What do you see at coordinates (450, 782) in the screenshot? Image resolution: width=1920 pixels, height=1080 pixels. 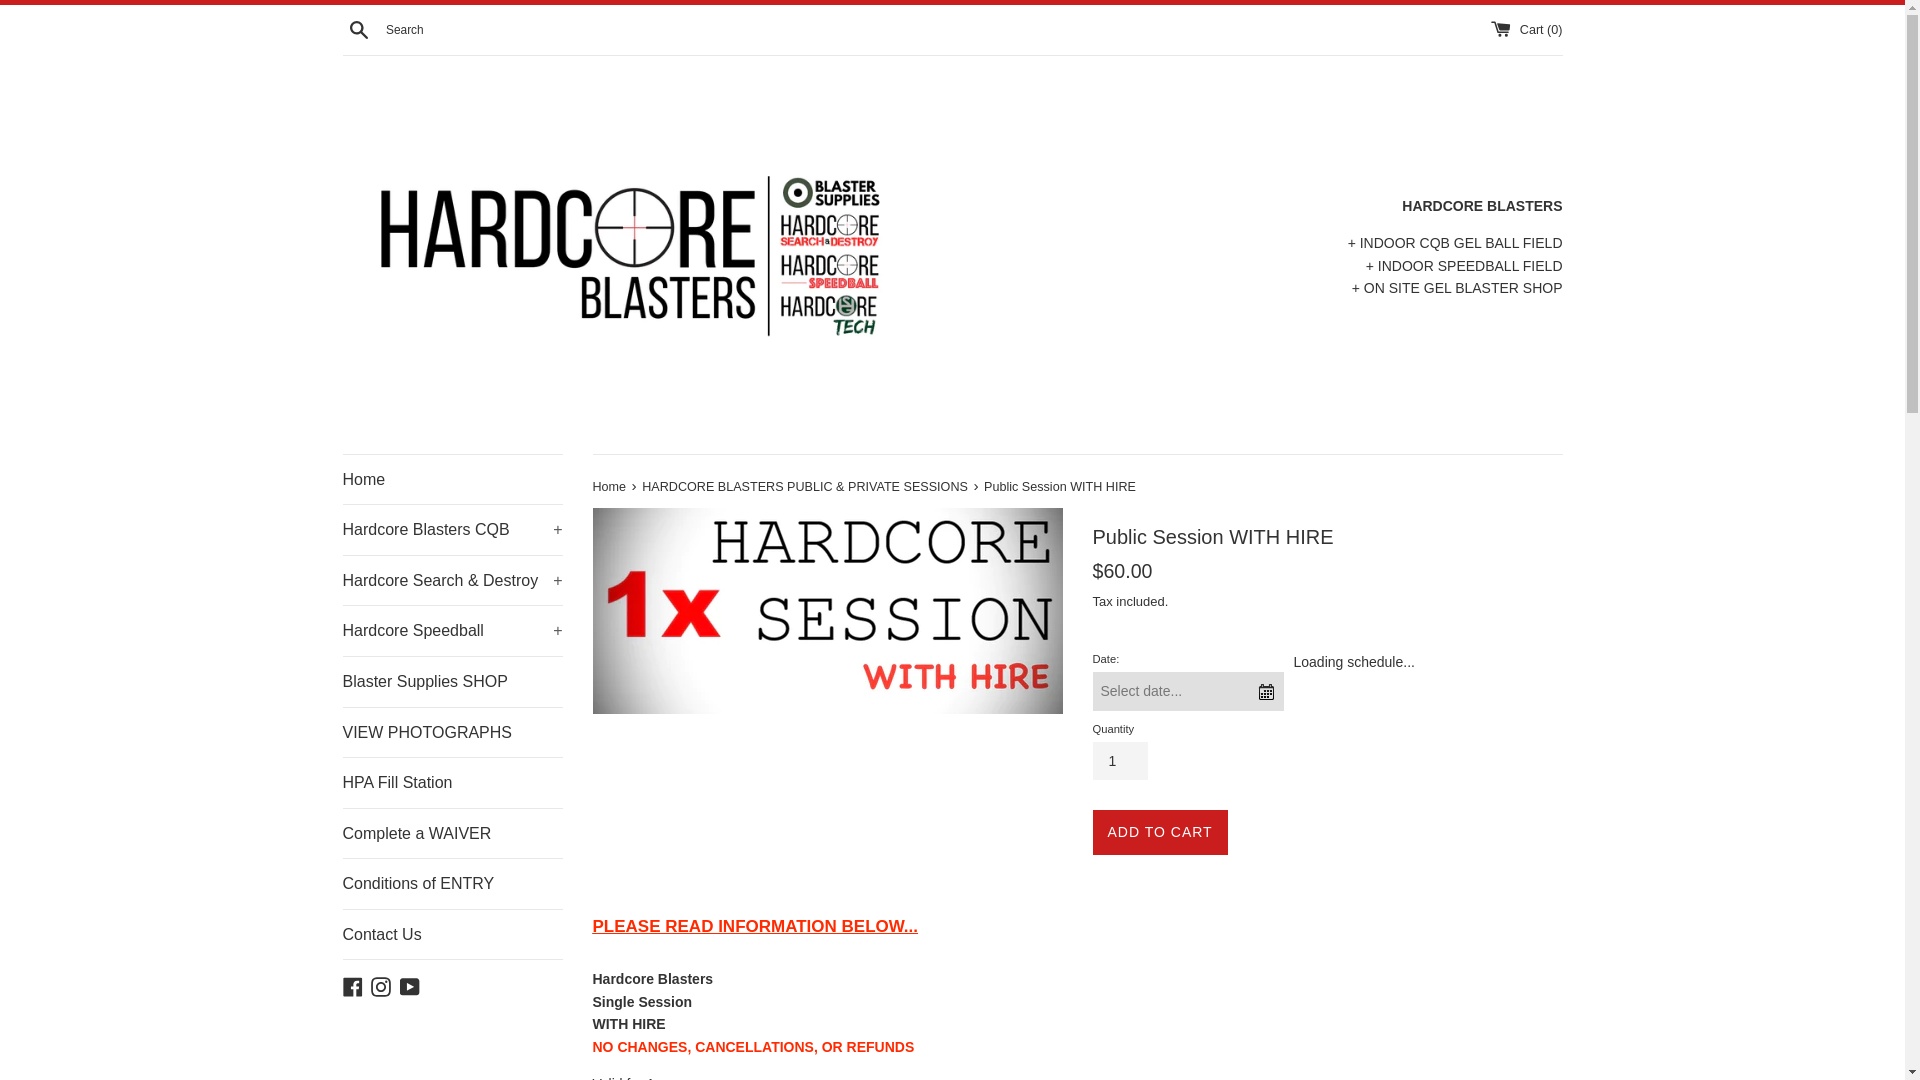 I see `'HPA Fill Station'` at bounding box center [450, 782].